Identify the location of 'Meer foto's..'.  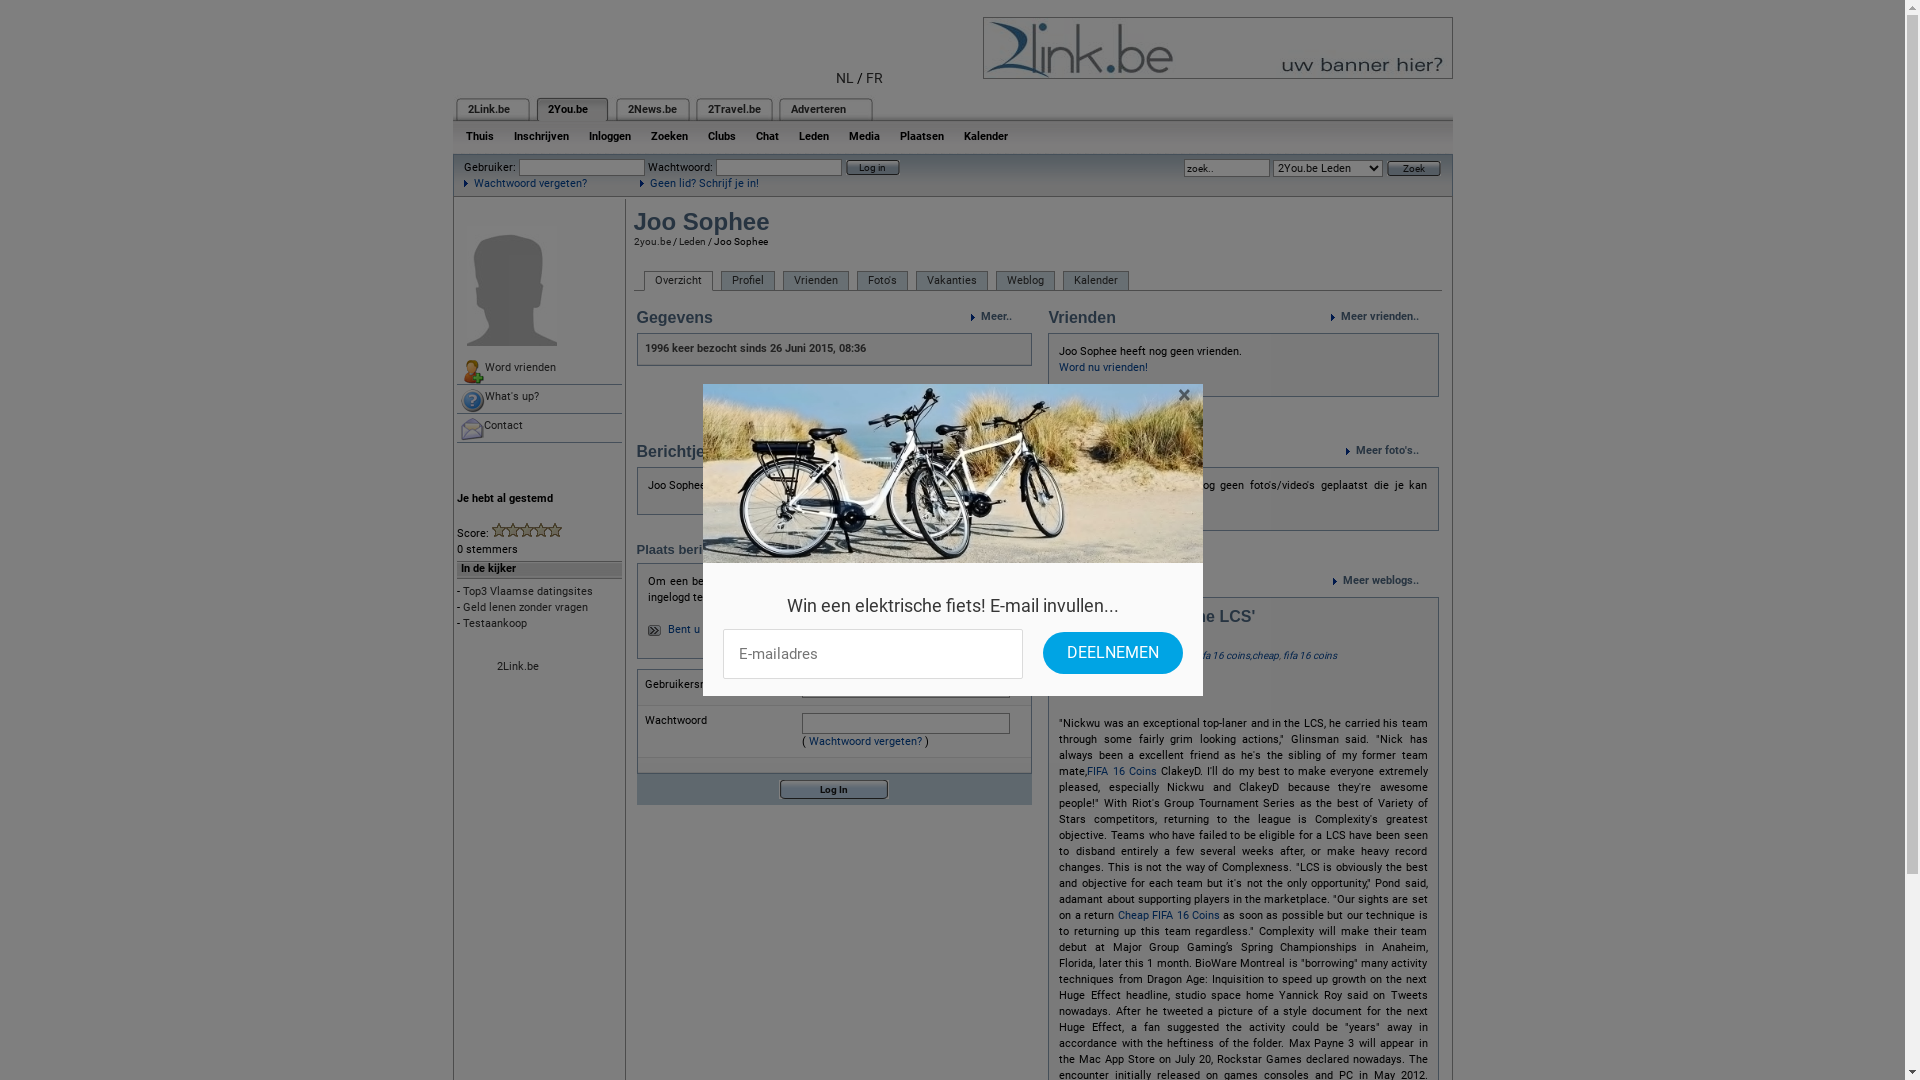
(1391, 451).